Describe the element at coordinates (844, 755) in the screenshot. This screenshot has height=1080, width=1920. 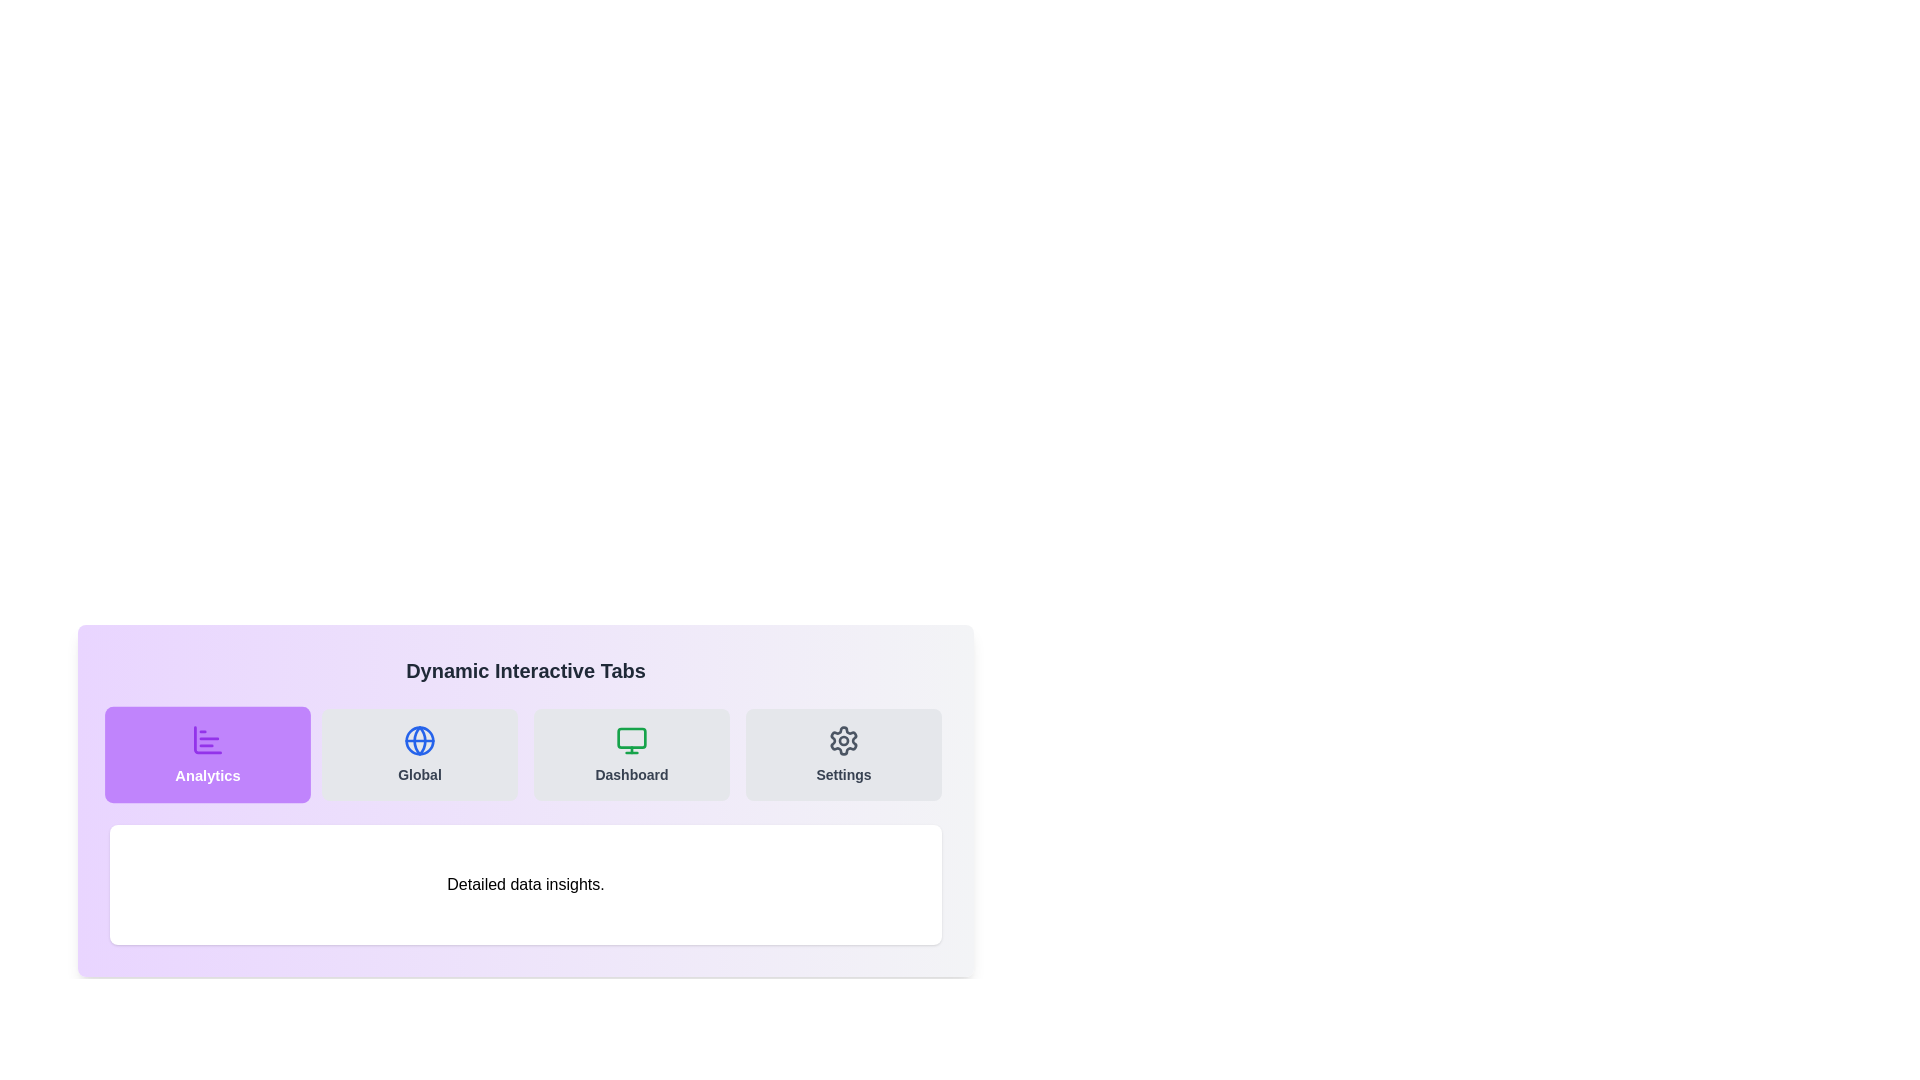
I see `the 'Settings' button, which is a rectangular button with a light gray background and a gear icon followed by the text 'Settings' in bold gray font, to trigger visual feedback` at that location.